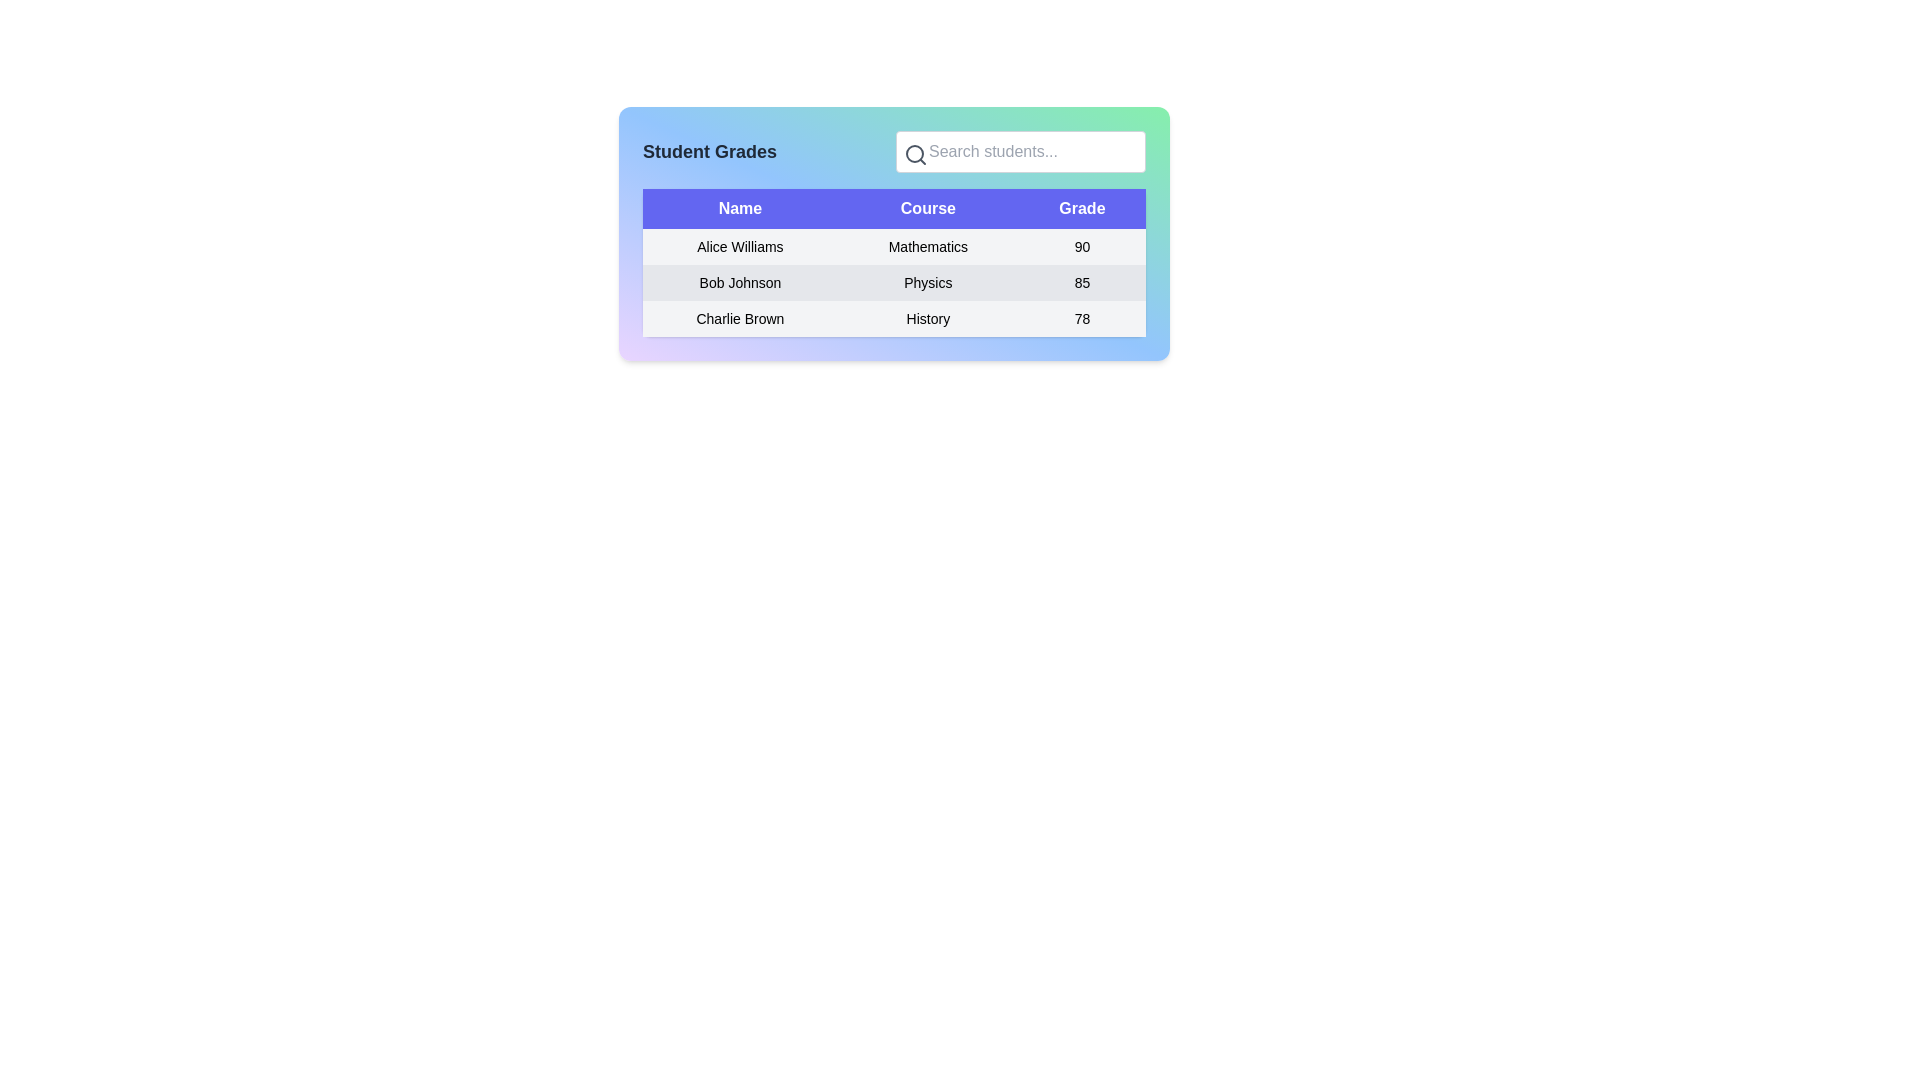 Image resolution: width=1920 pixels, height=1080 pixels. I want to click on the text display showing the numerical grade of 85 for the student Bob Johnson in the second row of the table under the 'Grade' header, so click(1081, 282).